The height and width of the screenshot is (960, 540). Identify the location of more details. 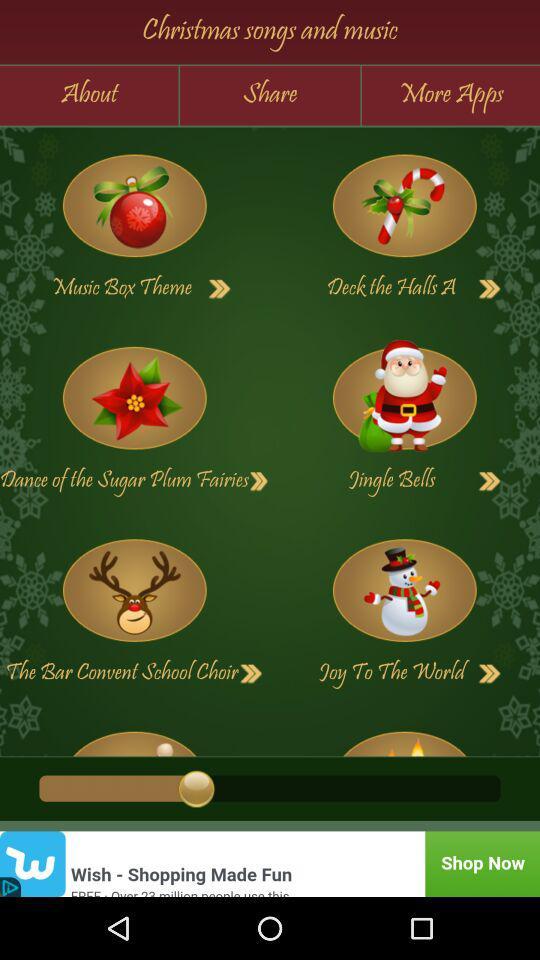
(489, 288).